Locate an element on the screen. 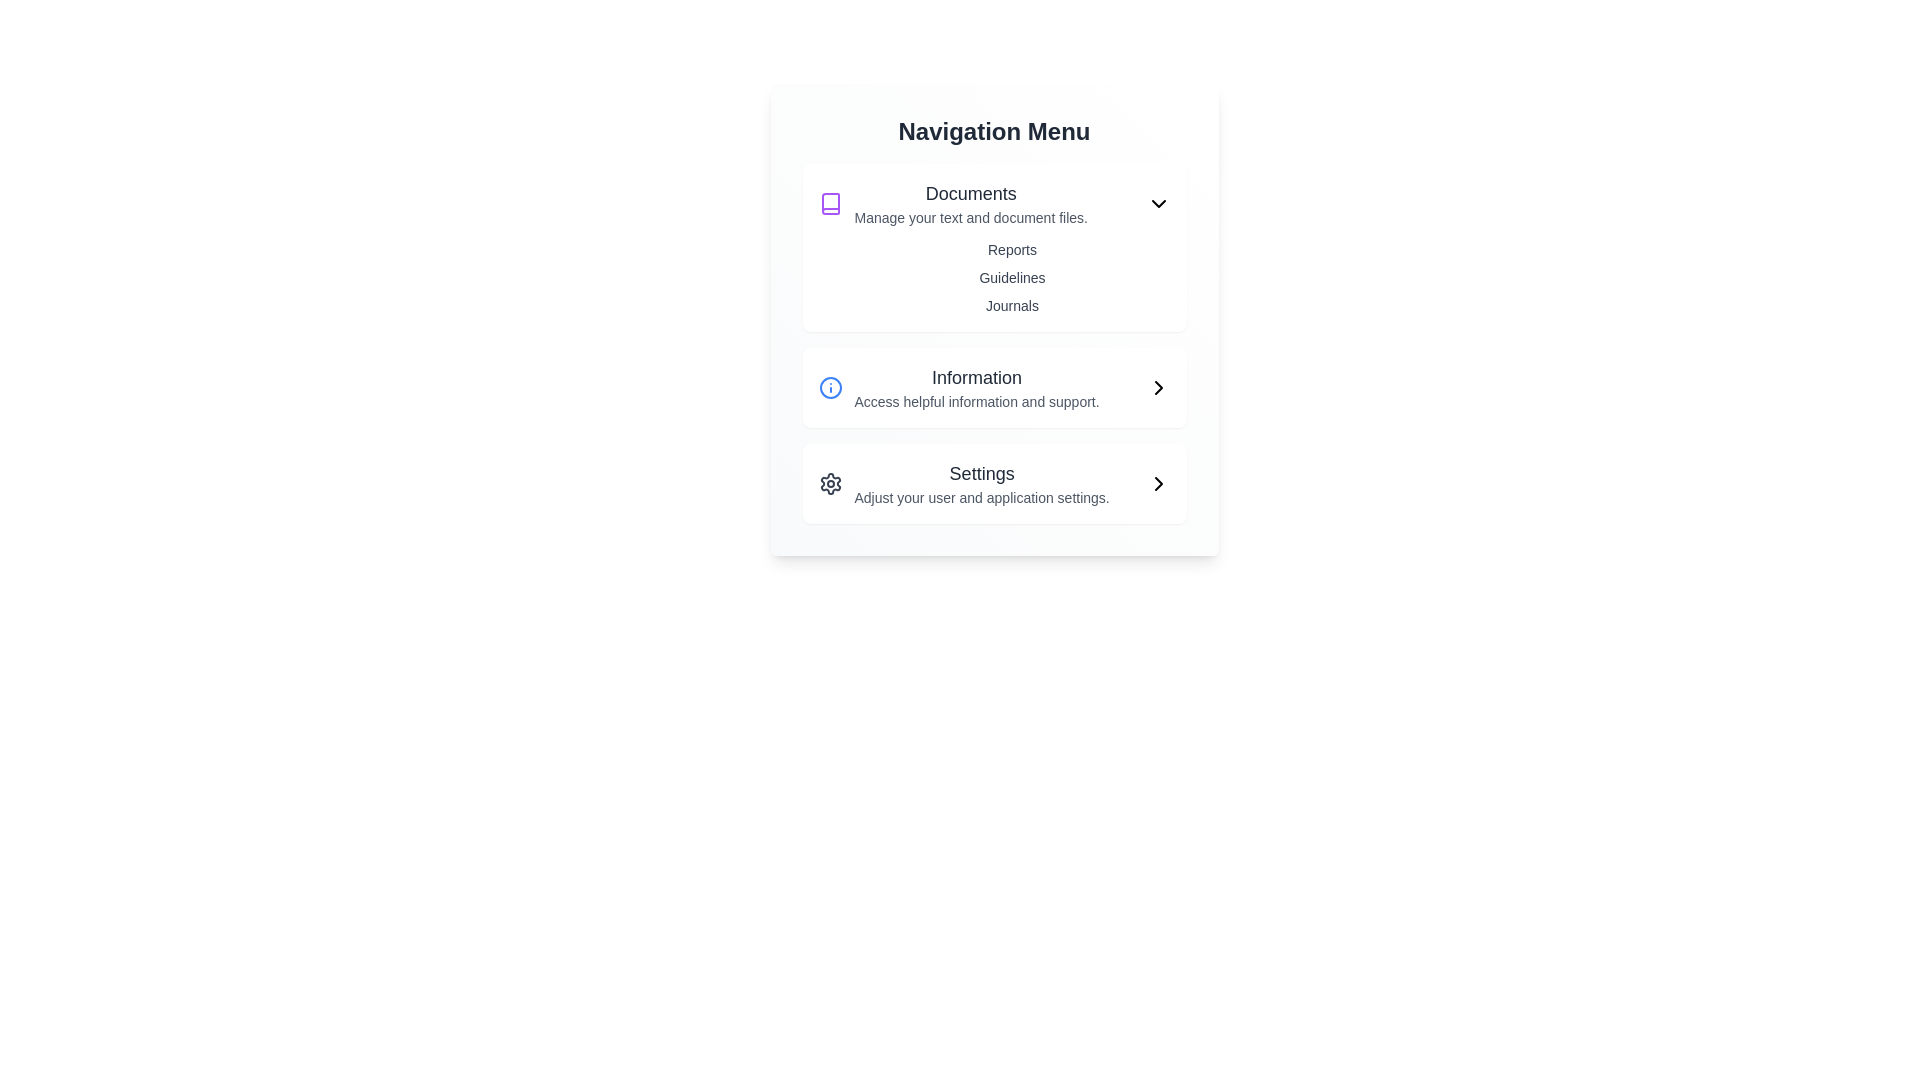  the vertical list containing 'Reports', 'Guidelines', and 'Journals' in the 'Documents' section of the navigation menu is located at coordinates (994, 277).